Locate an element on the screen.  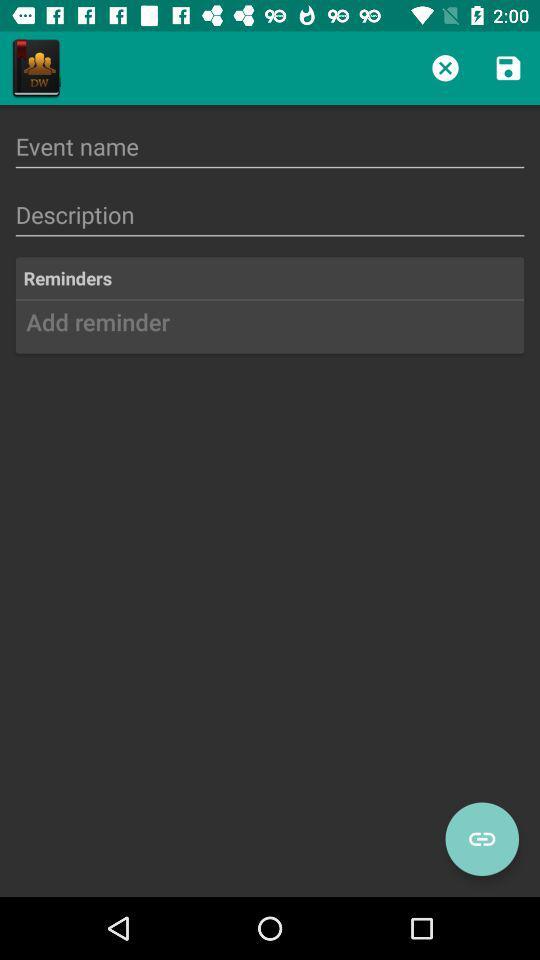
description is located at coordinates (270, 215).